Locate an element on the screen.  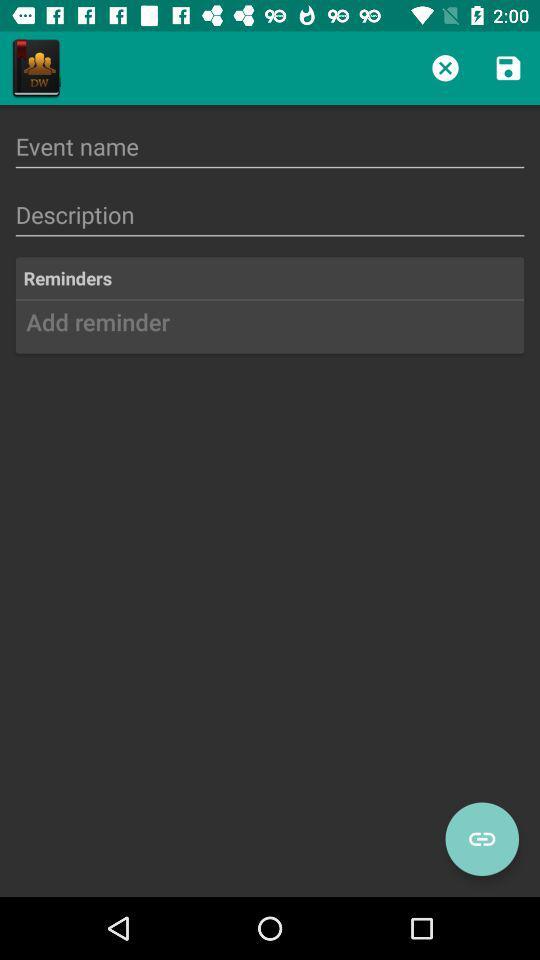
description is located at coordinates (270, 215).